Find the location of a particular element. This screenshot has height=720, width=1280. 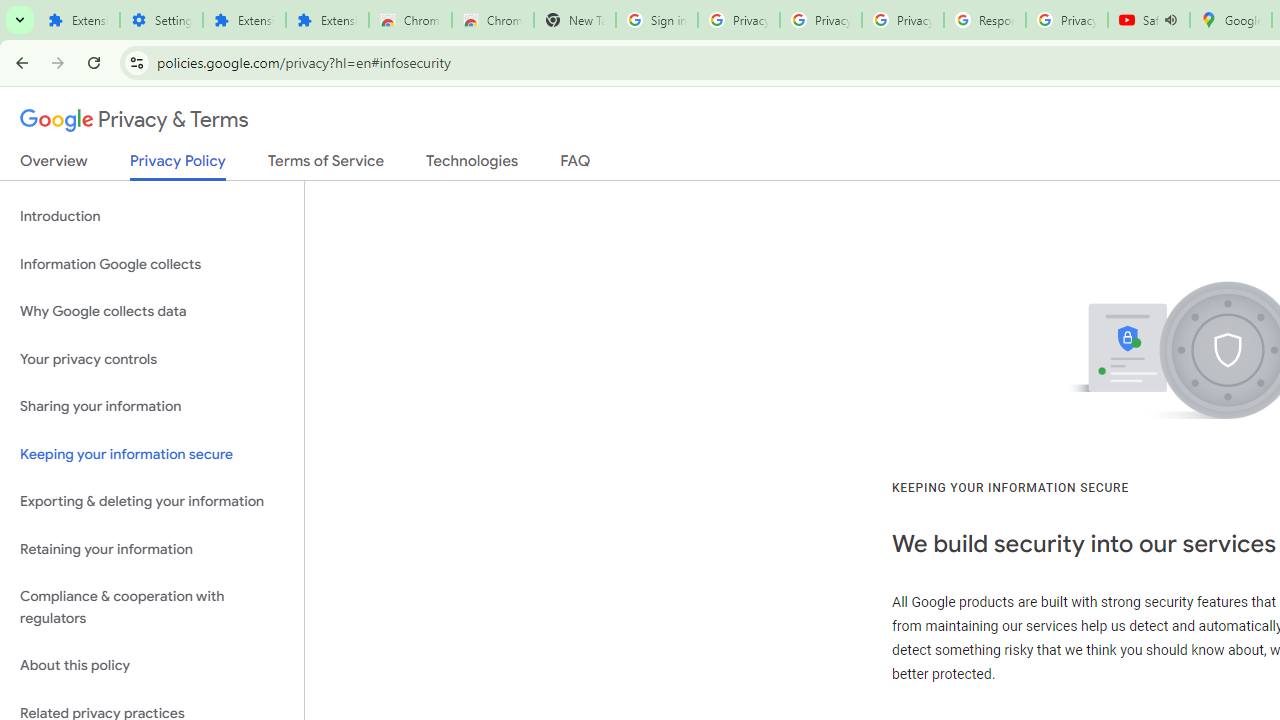

'Chrome Web Store' is located at coordinates (409, 20).